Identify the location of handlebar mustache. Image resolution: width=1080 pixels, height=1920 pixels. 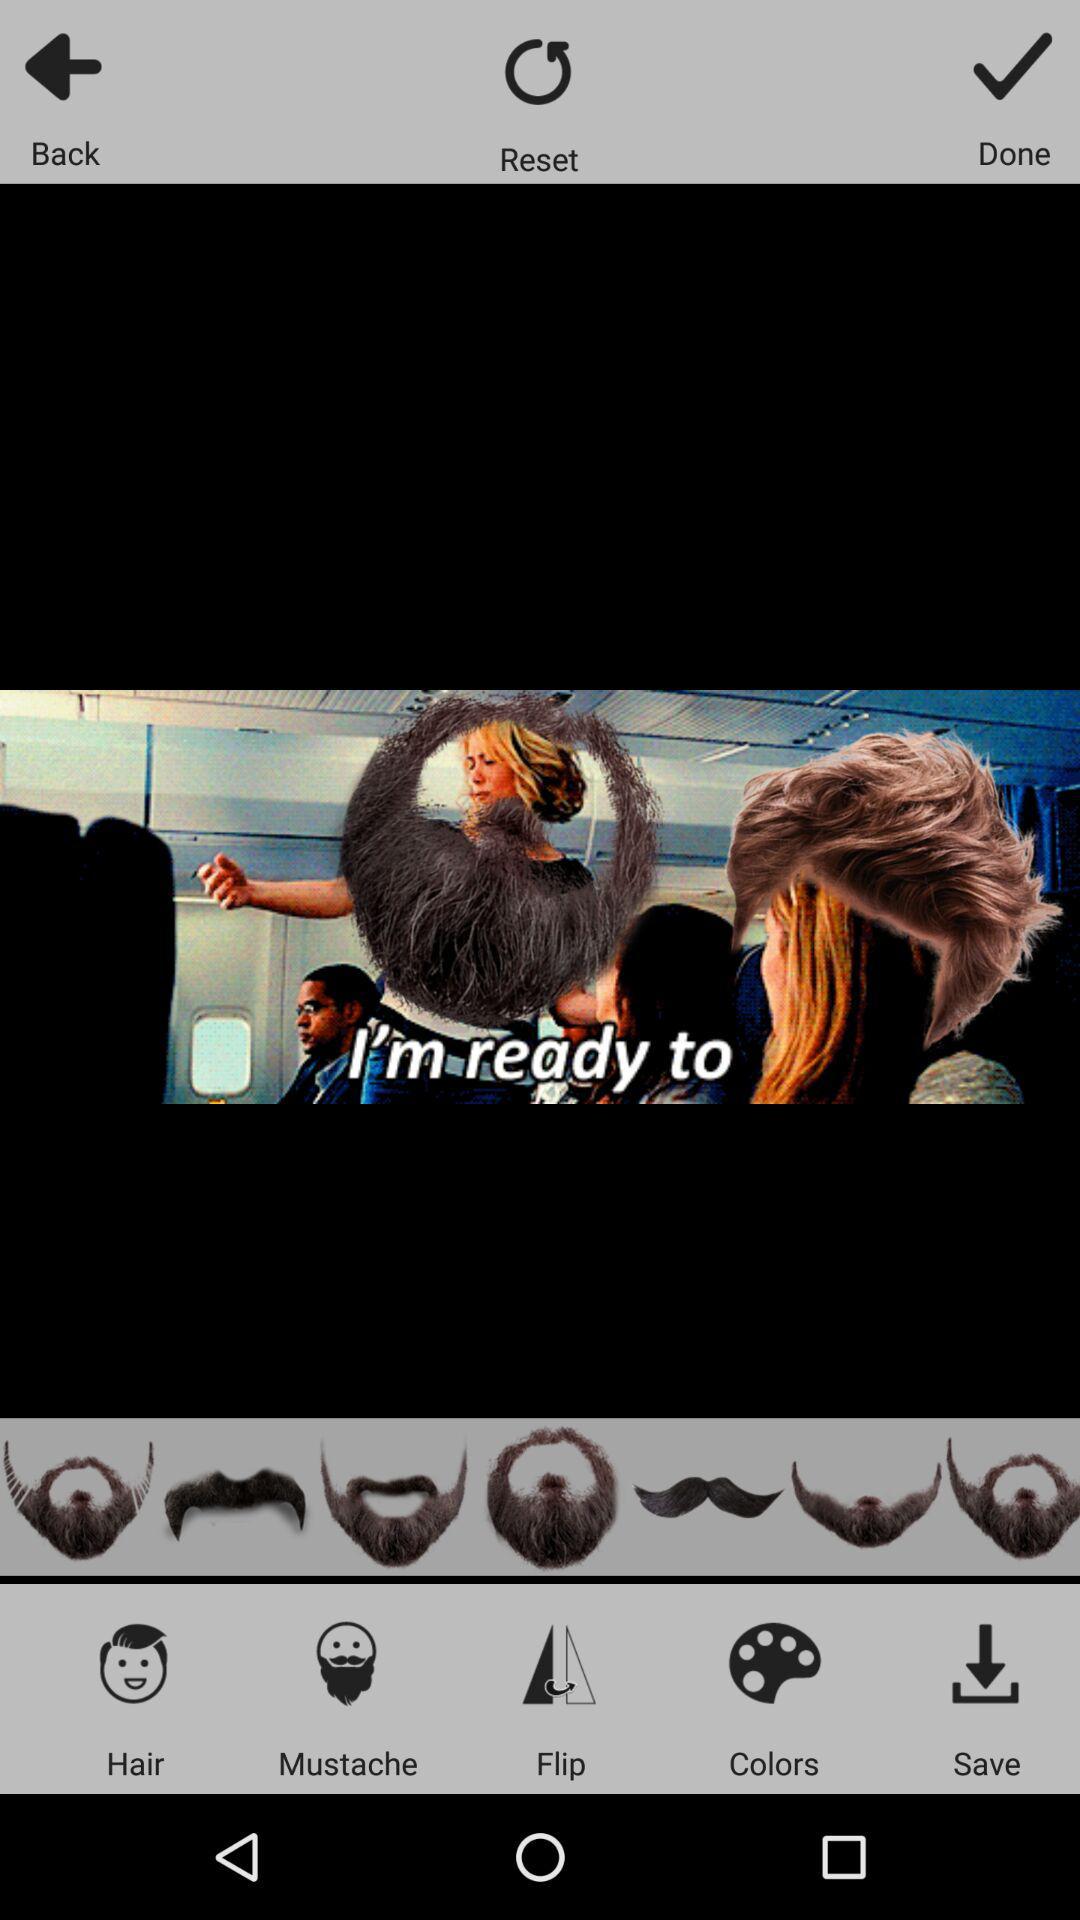
(707, 1497).